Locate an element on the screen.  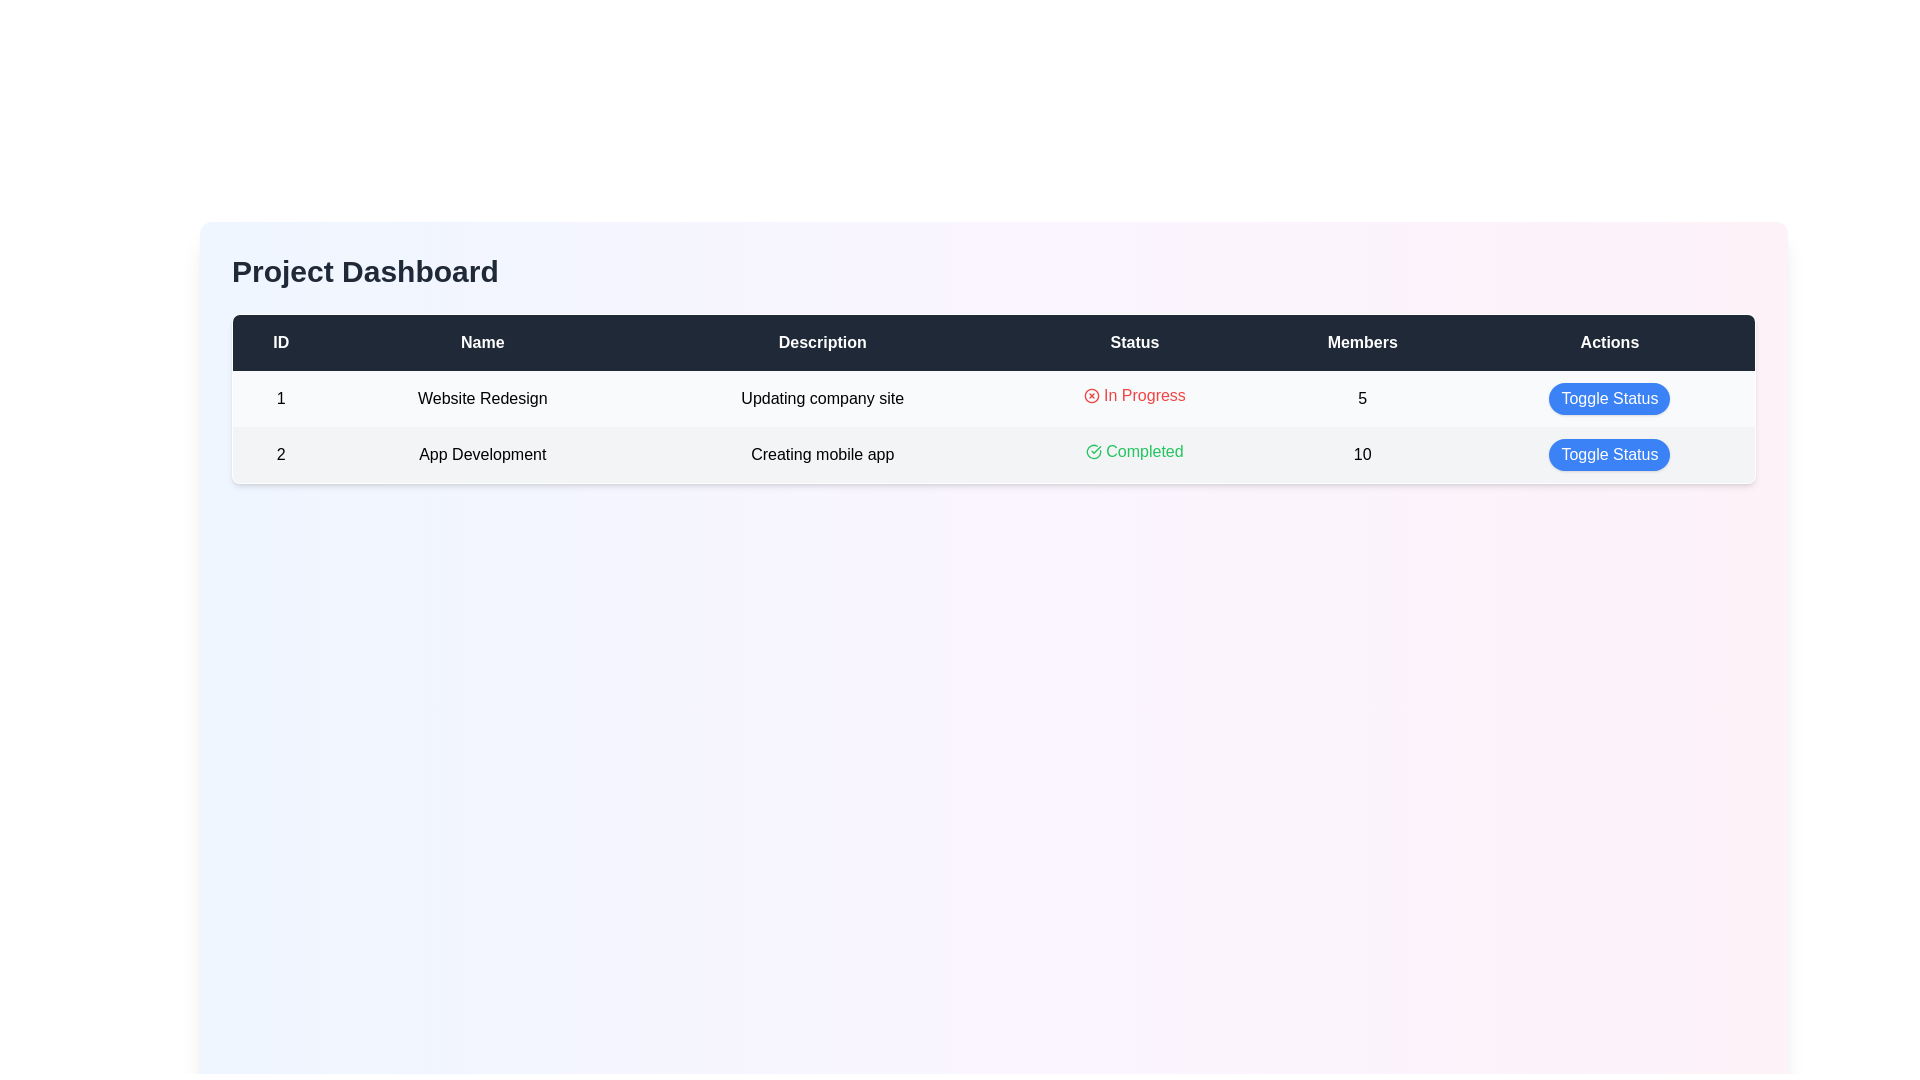
the Status indicator for the 'Website Redesign' project in the first row of the Project Dashboard table to check its ongoing status is located at coordinates (1134, 396).